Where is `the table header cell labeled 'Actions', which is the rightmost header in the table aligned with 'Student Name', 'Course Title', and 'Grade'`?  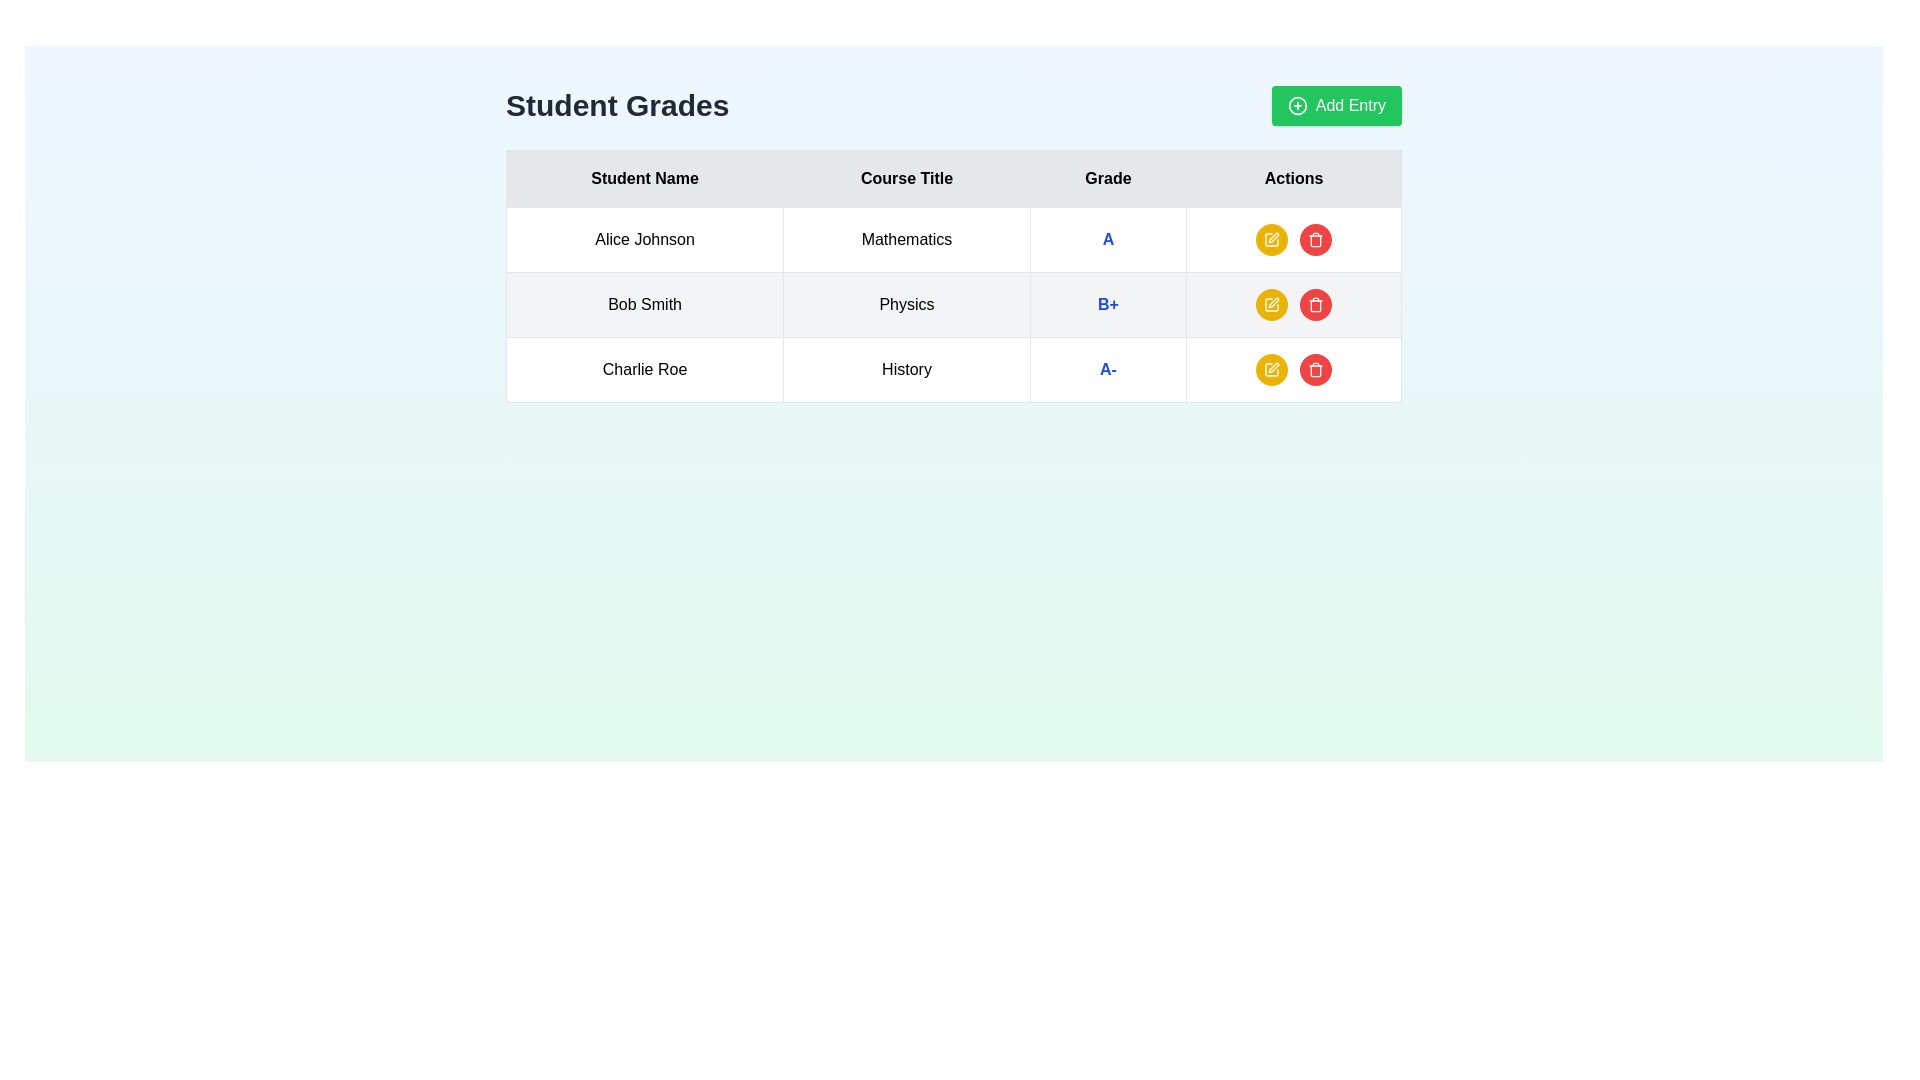 the table header cell labeled 'Actions', which is the rightmost header in the table aligned with 'Student Name', 'Course Title', and 'Grade' is located at coordinates (1294, 177).